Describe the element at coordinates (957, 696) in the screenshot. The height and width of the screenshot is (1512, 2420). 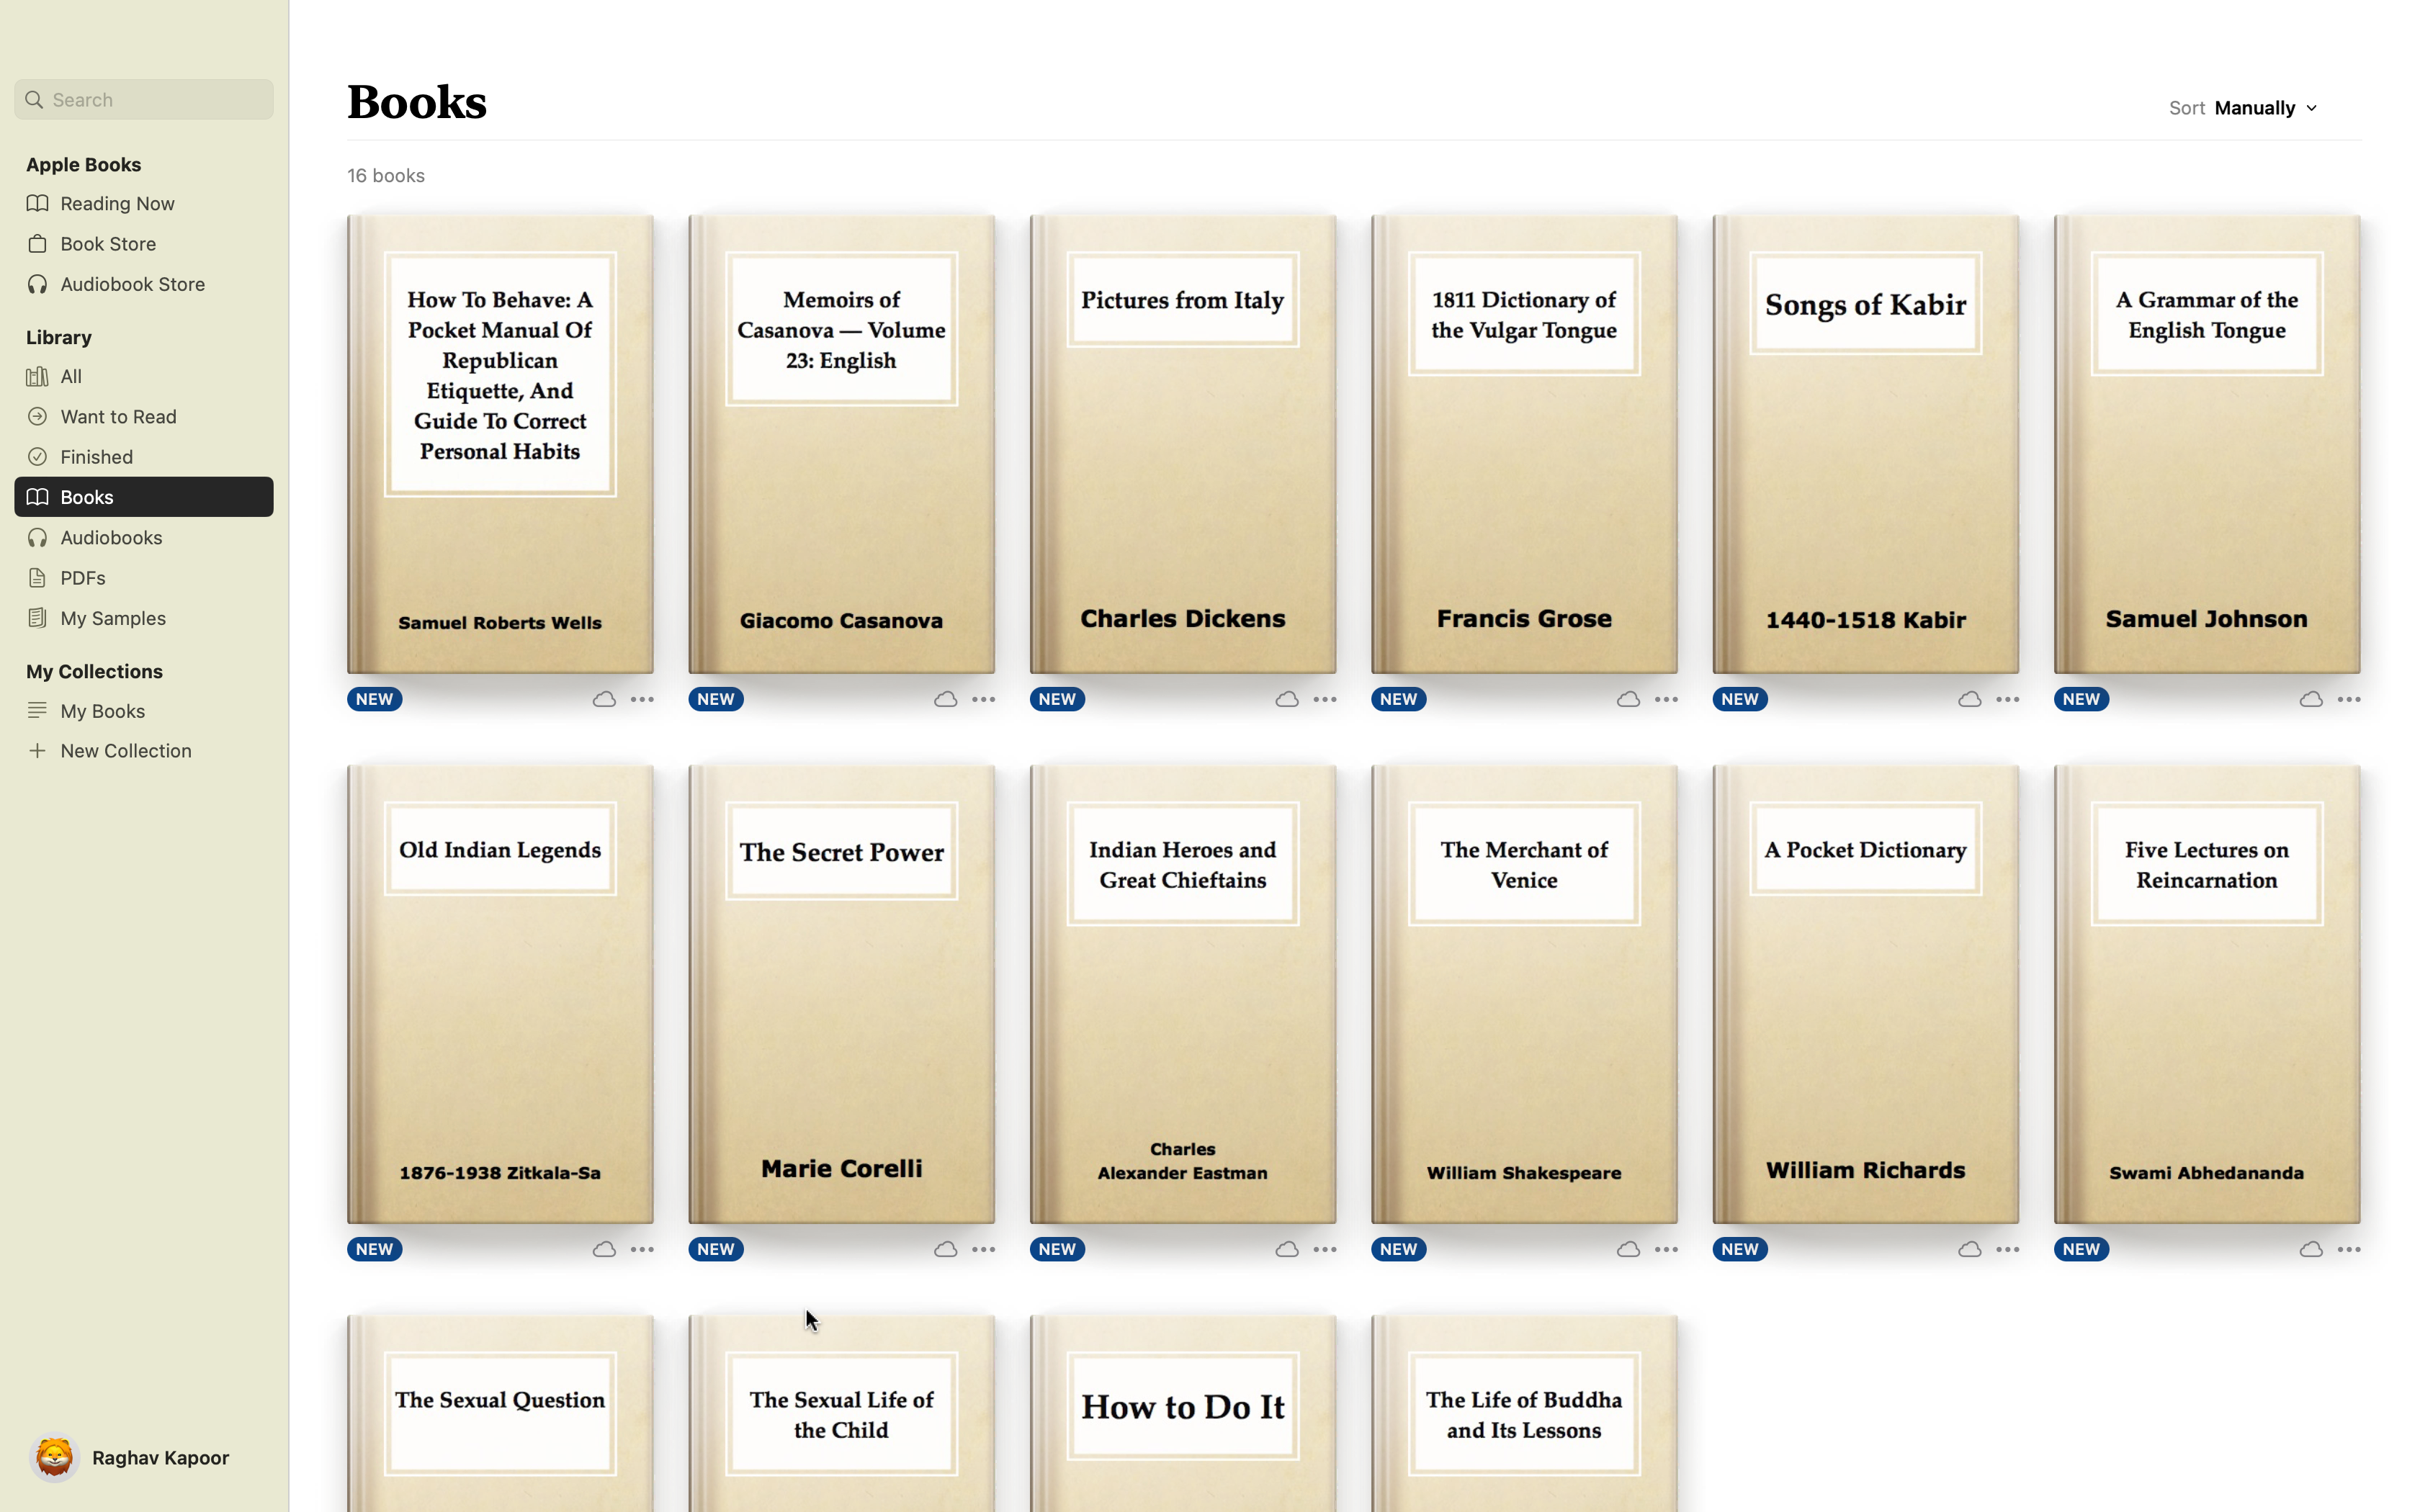
I see `expanded options for the book "Memoirs of Casanova" by clicking on "More Options" button` at that location.